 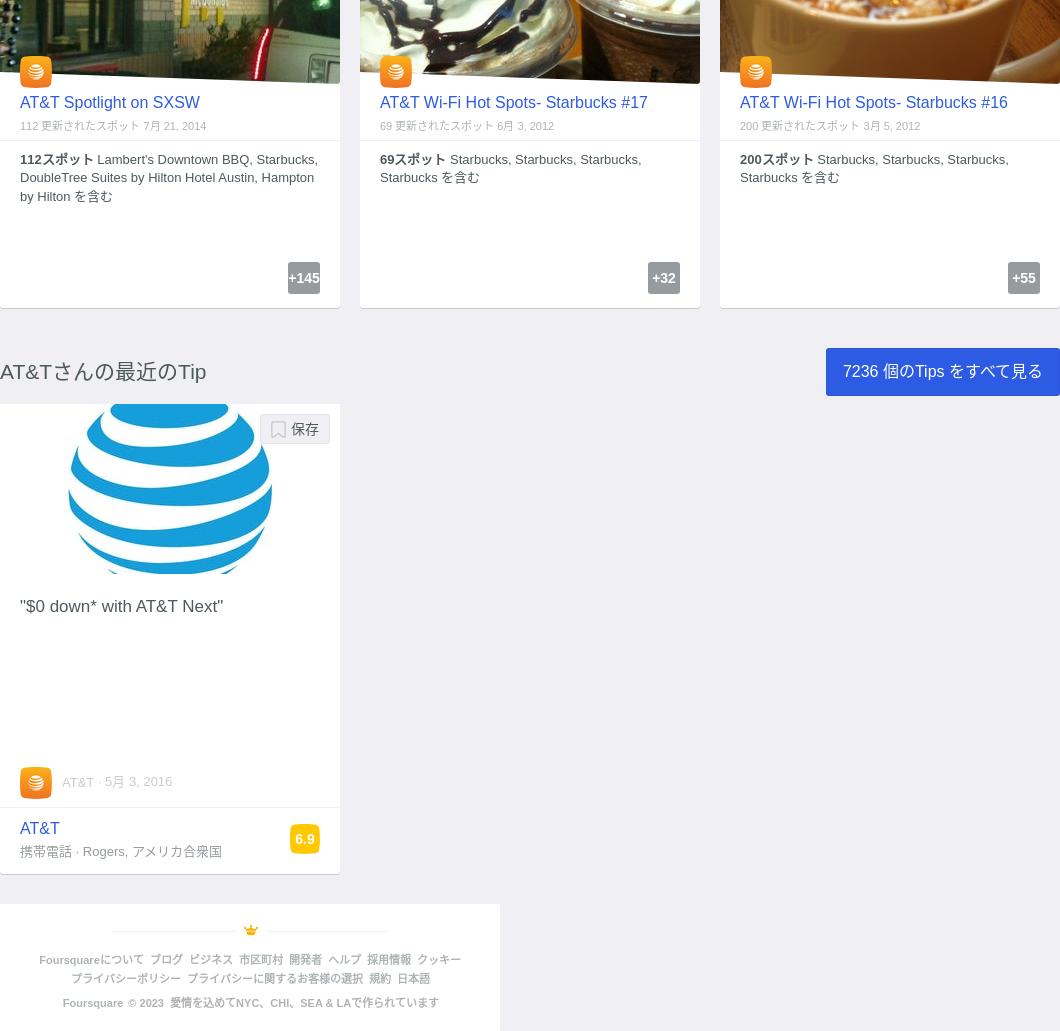 What do you see at coordinates (941, 370) in the screenshot?
I see `'7236 個のTips をすべて見る'` at bounding box center [941, 370].